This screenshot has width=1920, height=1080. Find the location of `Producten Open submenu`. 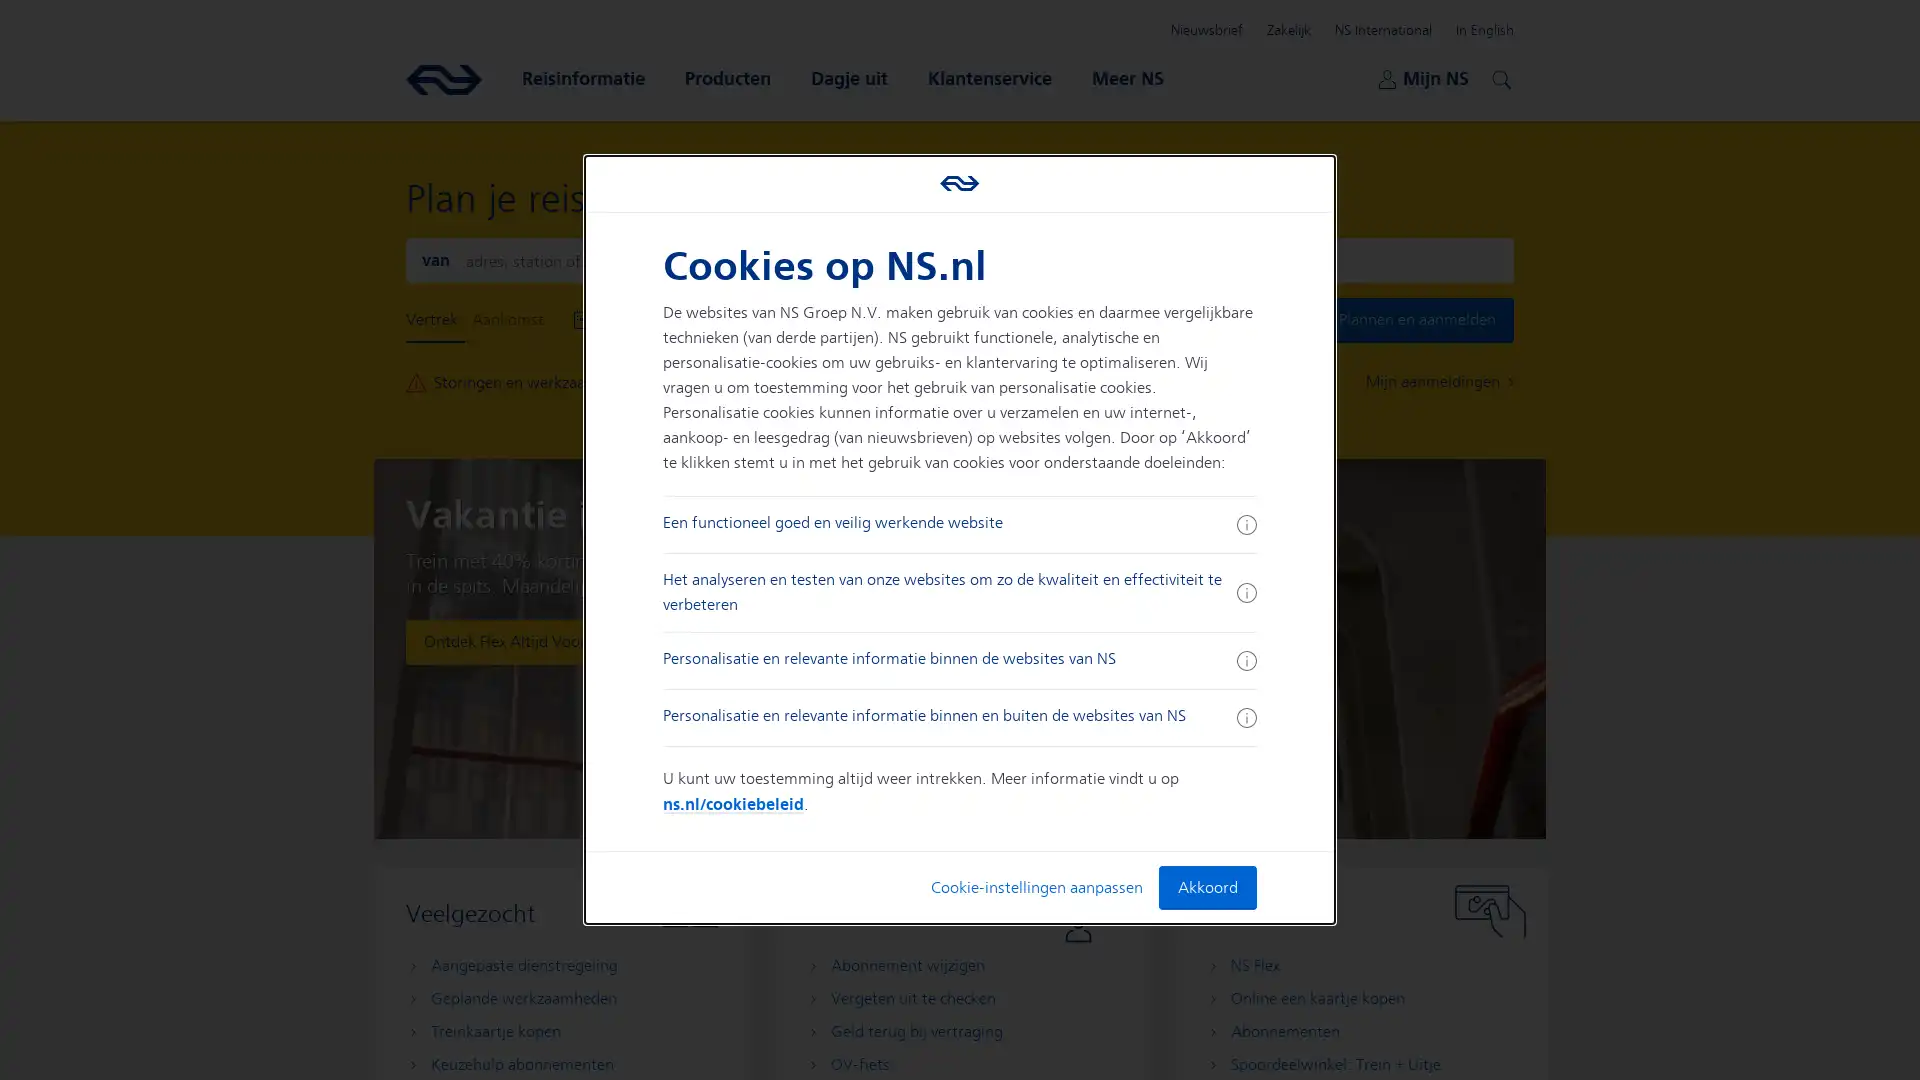

Producten Open submenu is located at coordinates (727, 77).